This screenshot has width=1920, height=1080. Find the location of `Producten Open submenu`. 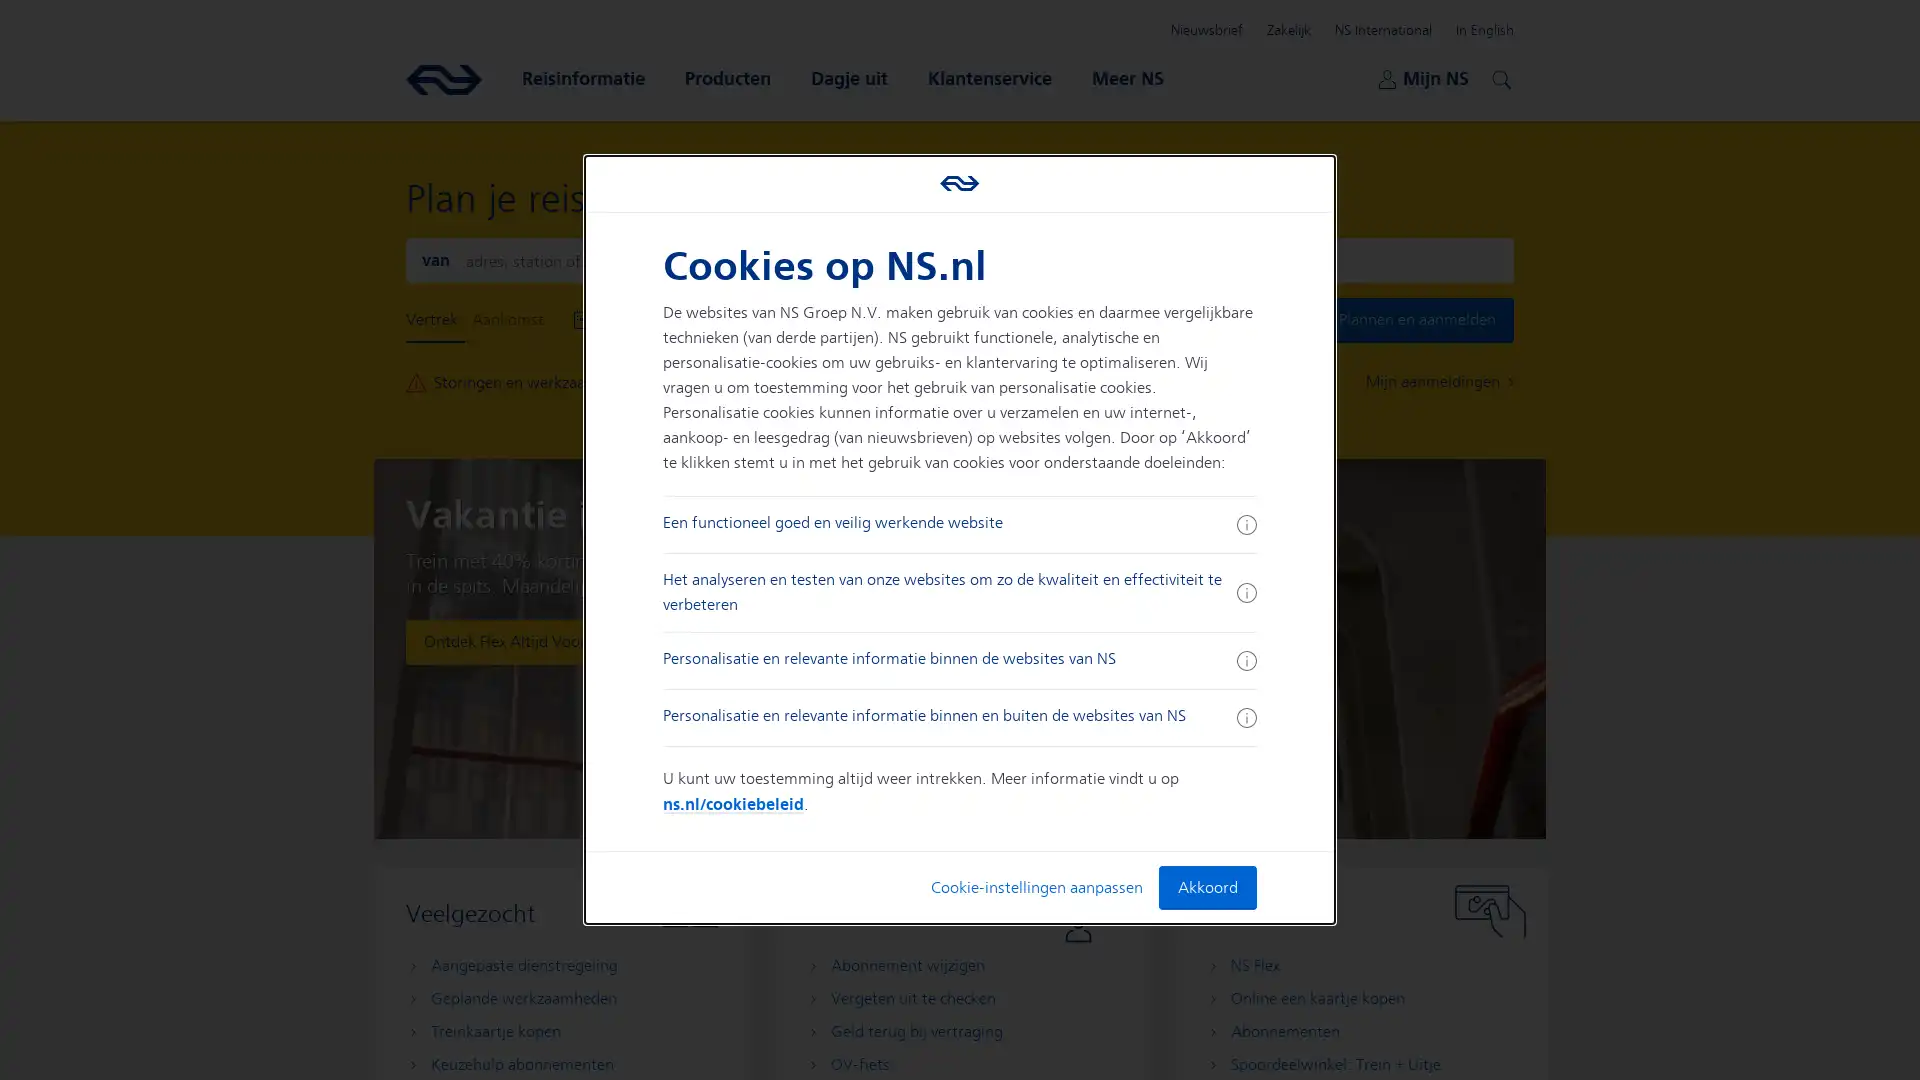

Producten Open submenu is located at coordinates (727, 77).